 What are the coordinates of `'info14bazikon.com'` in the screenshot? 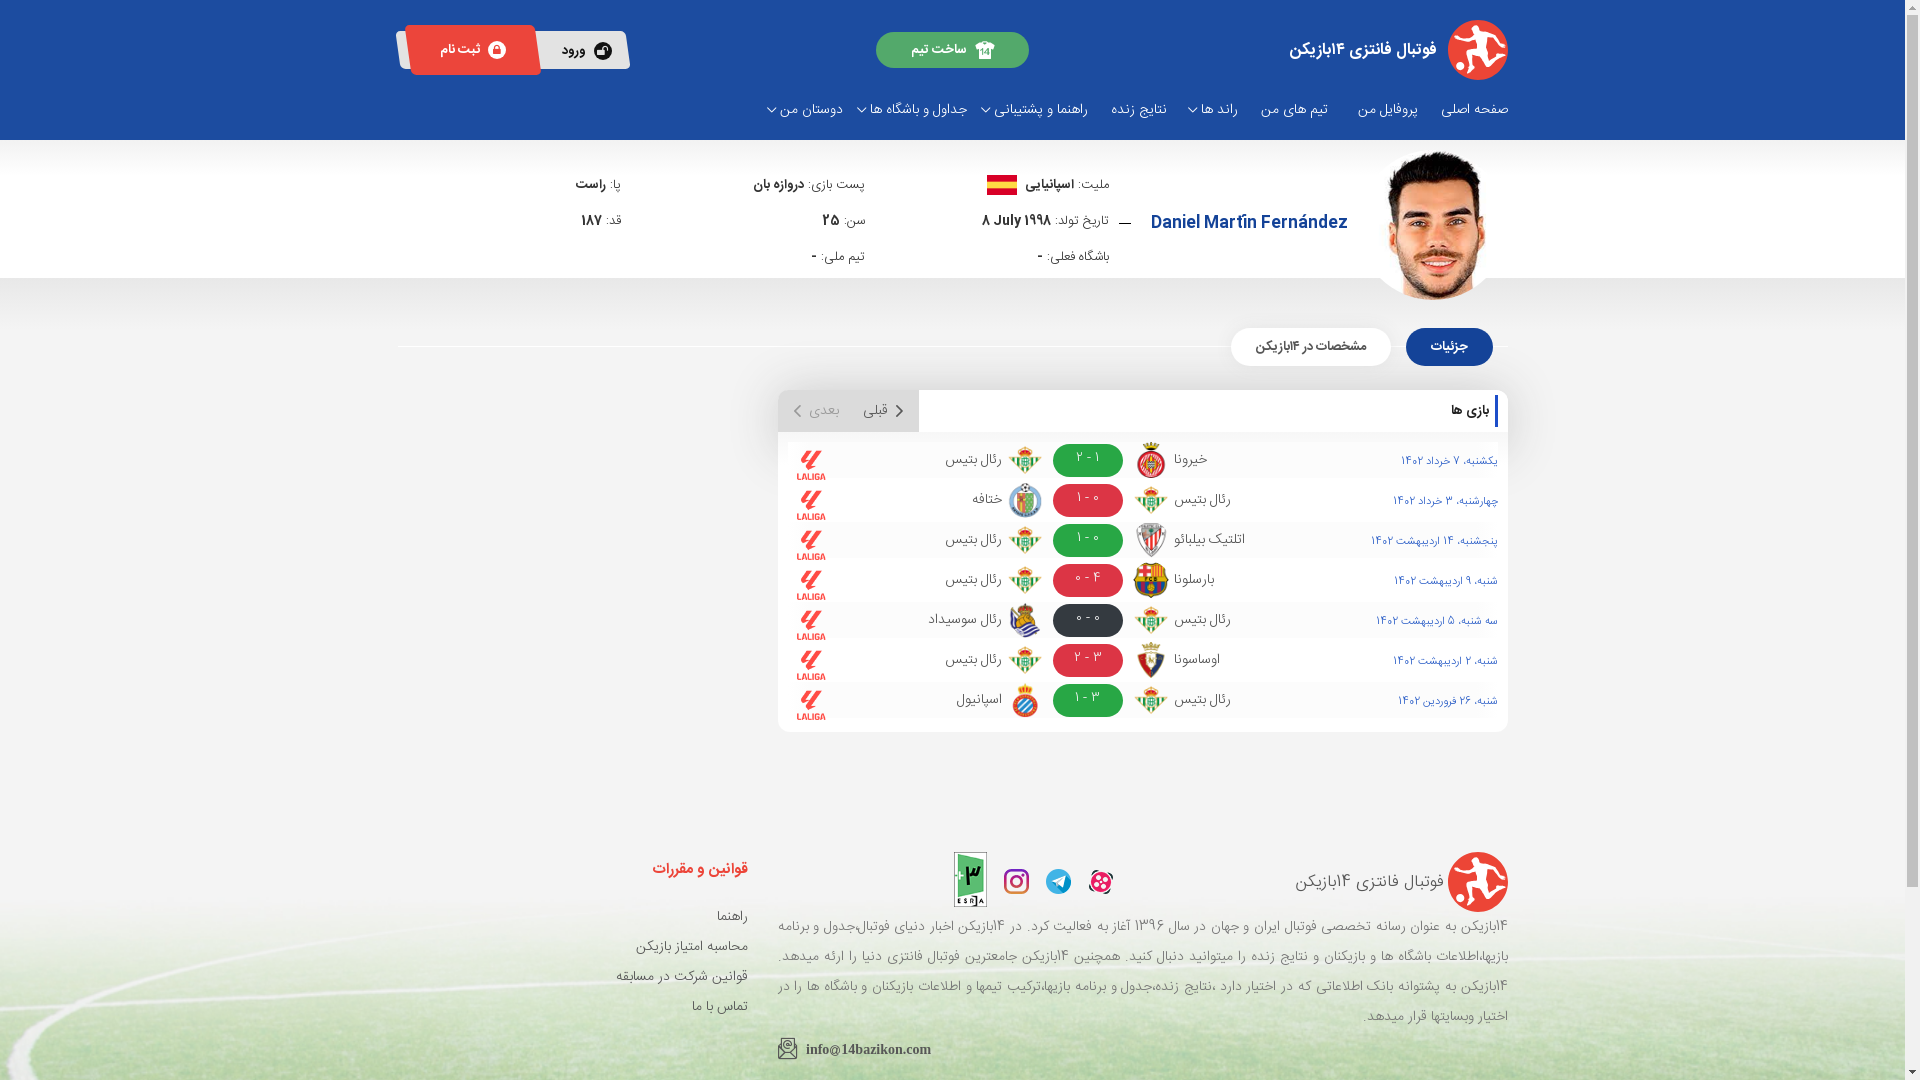 It's located at (776, 1045).